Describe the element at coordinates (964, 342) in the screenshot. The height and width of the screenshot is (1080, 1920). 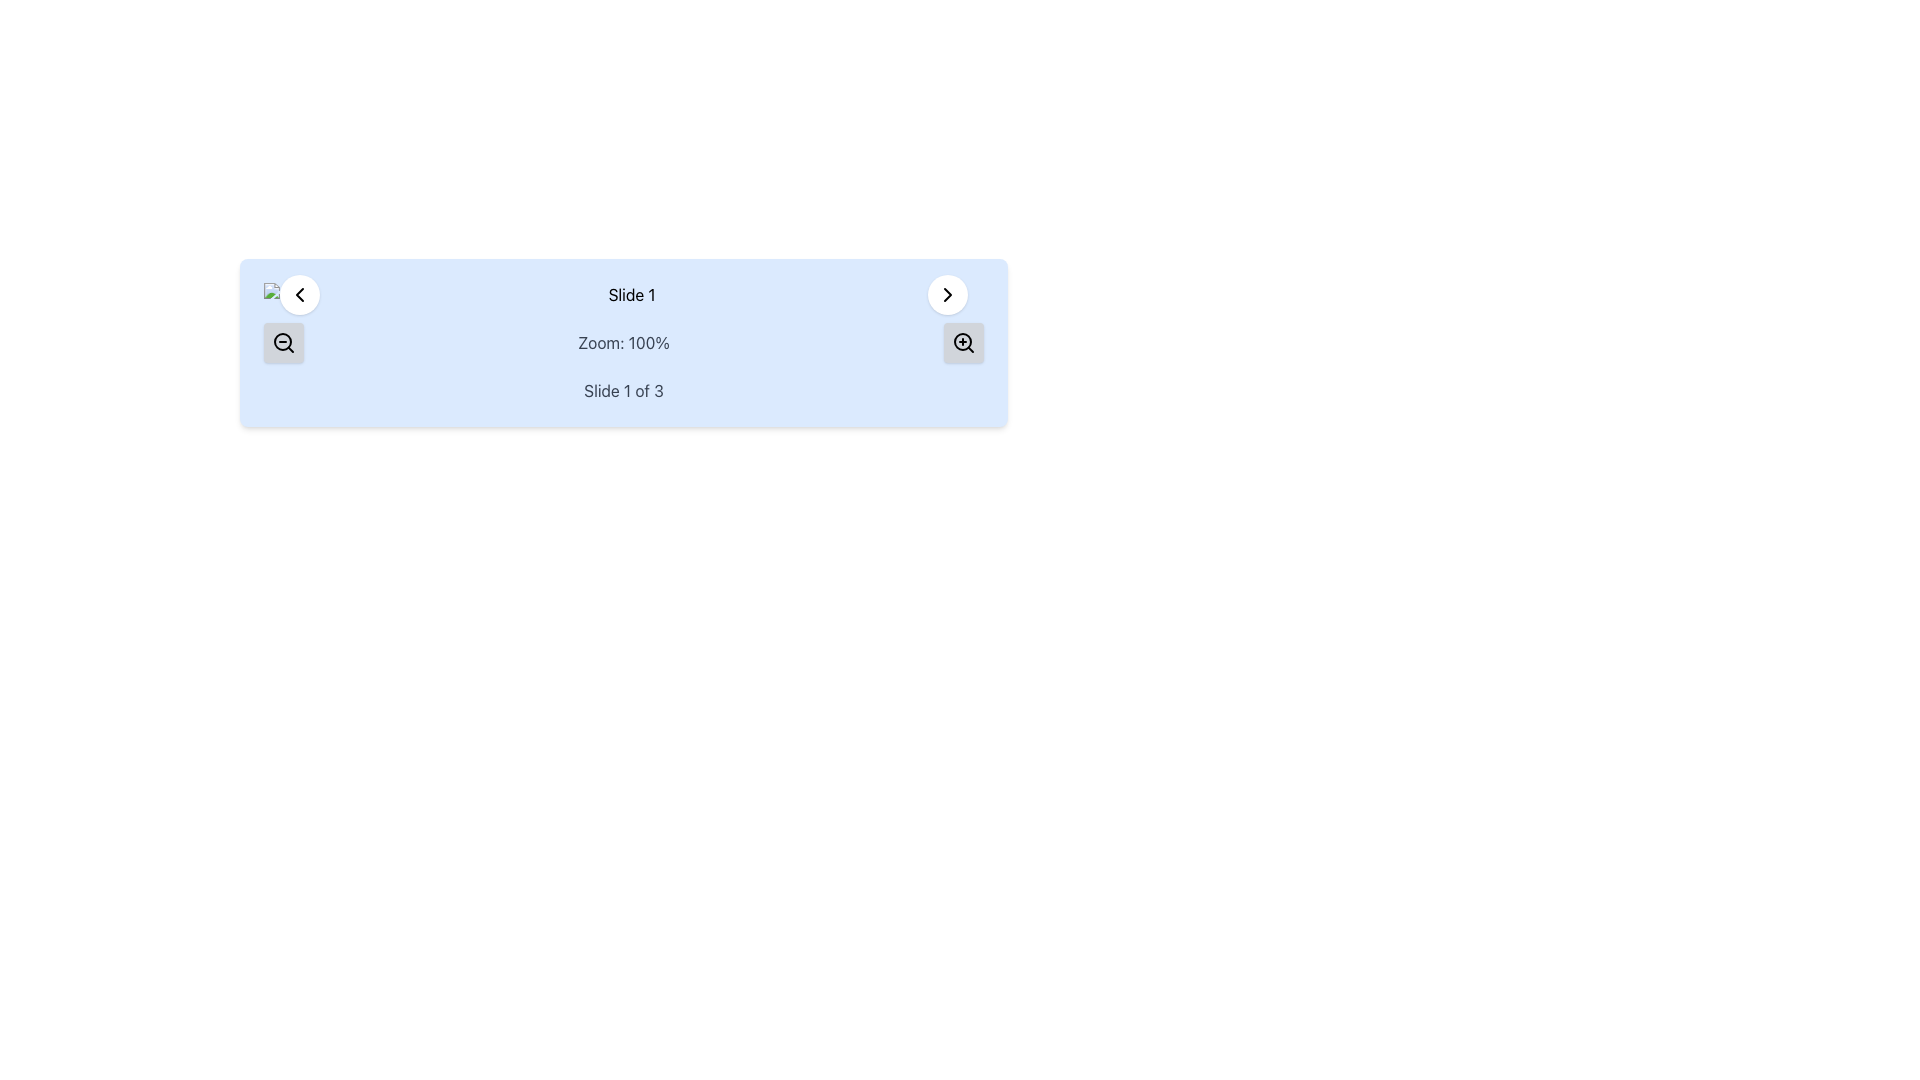
I see `the third interactive button with a gray background and a zoom-in magnifying glass icon` at that location.